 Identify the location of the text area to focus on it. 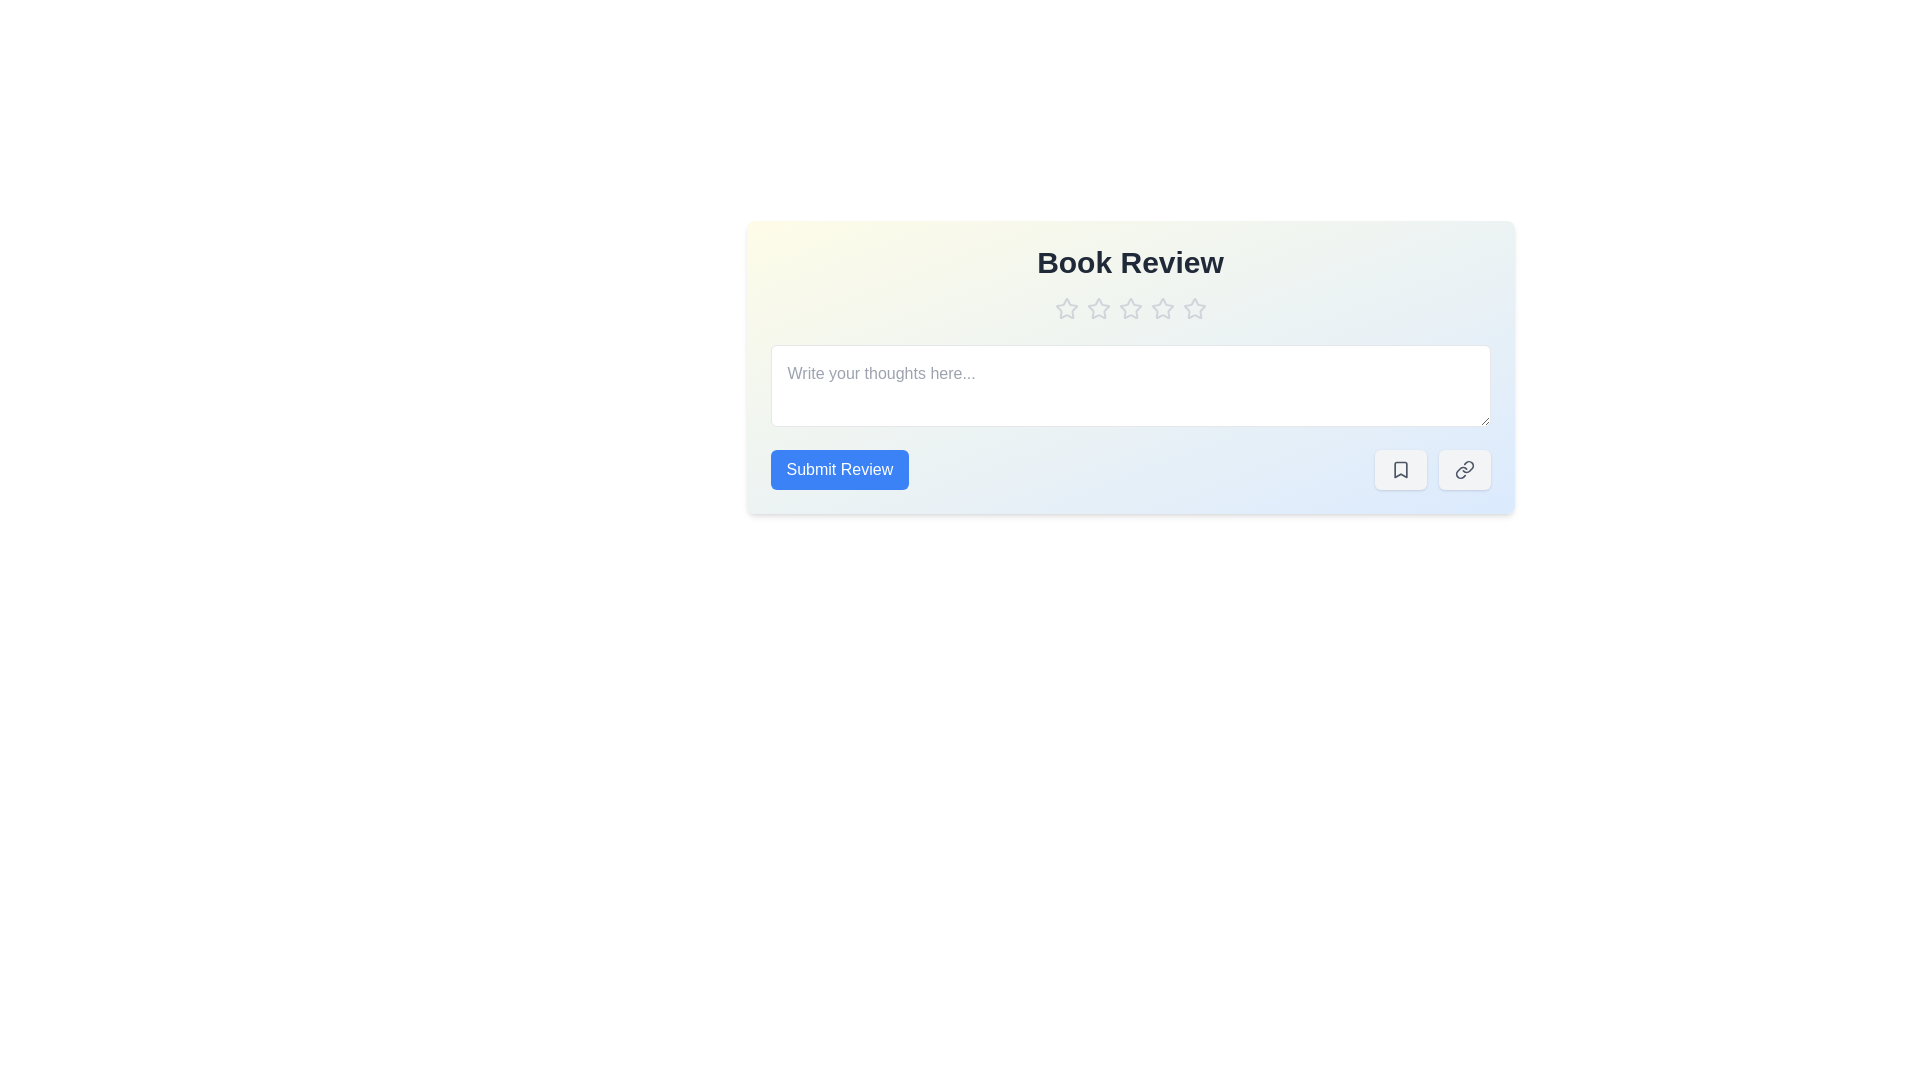
(1130, 385).